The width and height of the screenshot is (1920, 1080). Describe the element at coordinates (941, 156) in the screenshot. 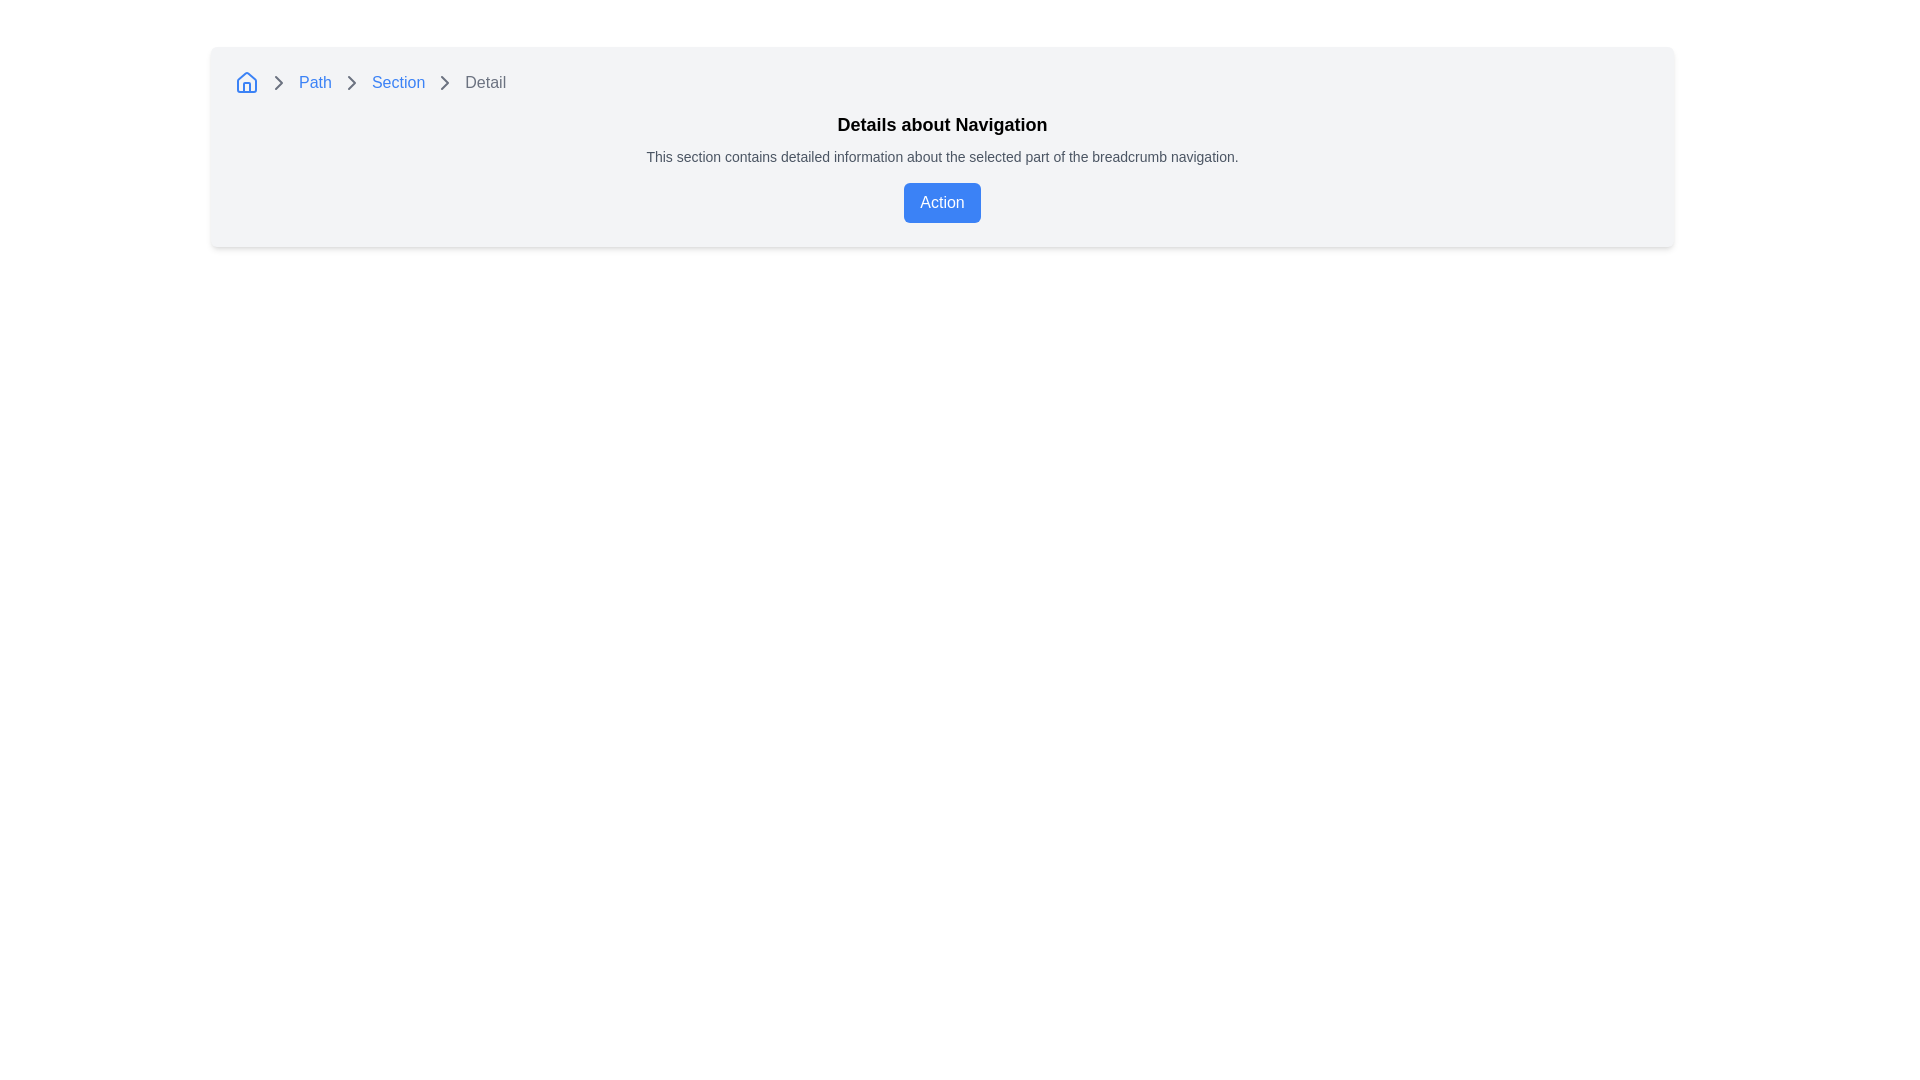

I see `the text element that reads "This section contains detailed information about the selected part of the breadcrumb navigation," which is styled in small gray text and positioned below the heading "Details about Navigation."` at that location.